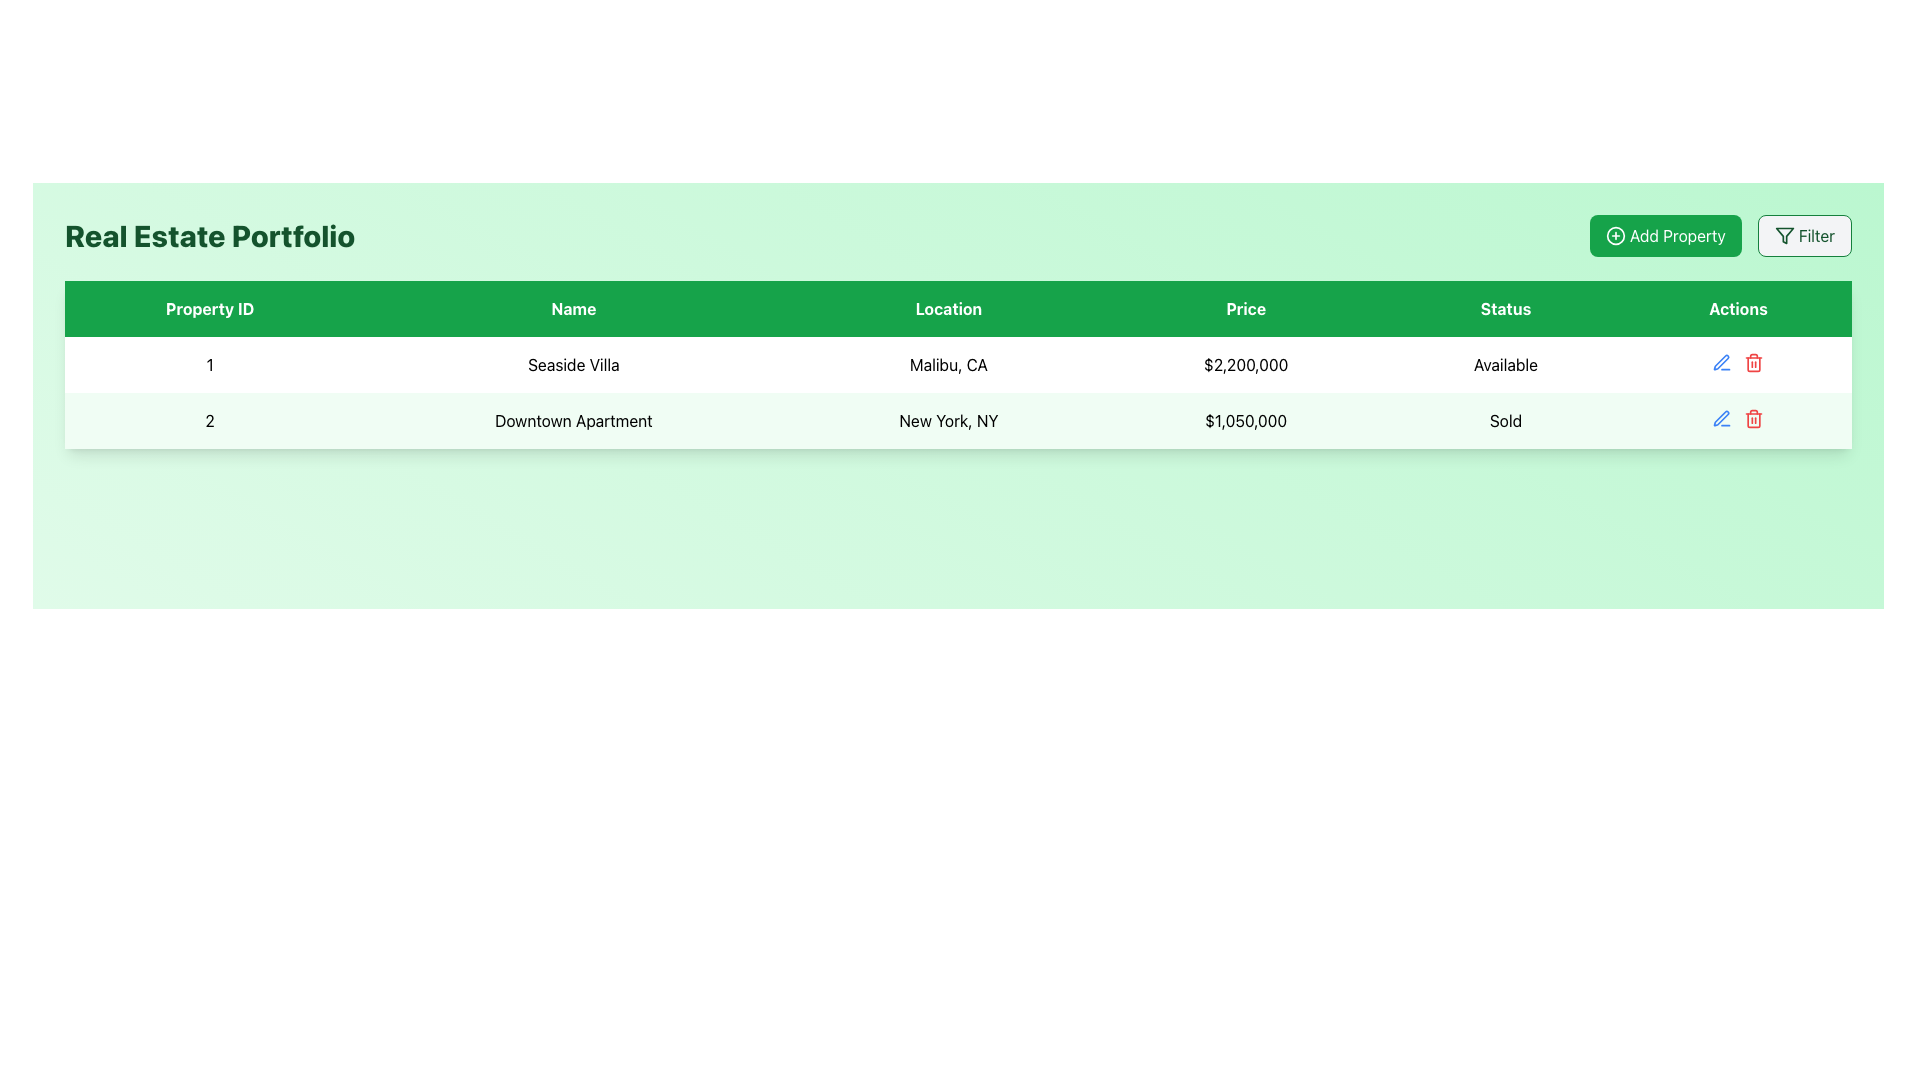  I want to click on price displayed in the table cell located in the fourth column of the second row, which shows the text '$1,050,000' in a black font within a pale green rectangular cell, so click(1245, 419).